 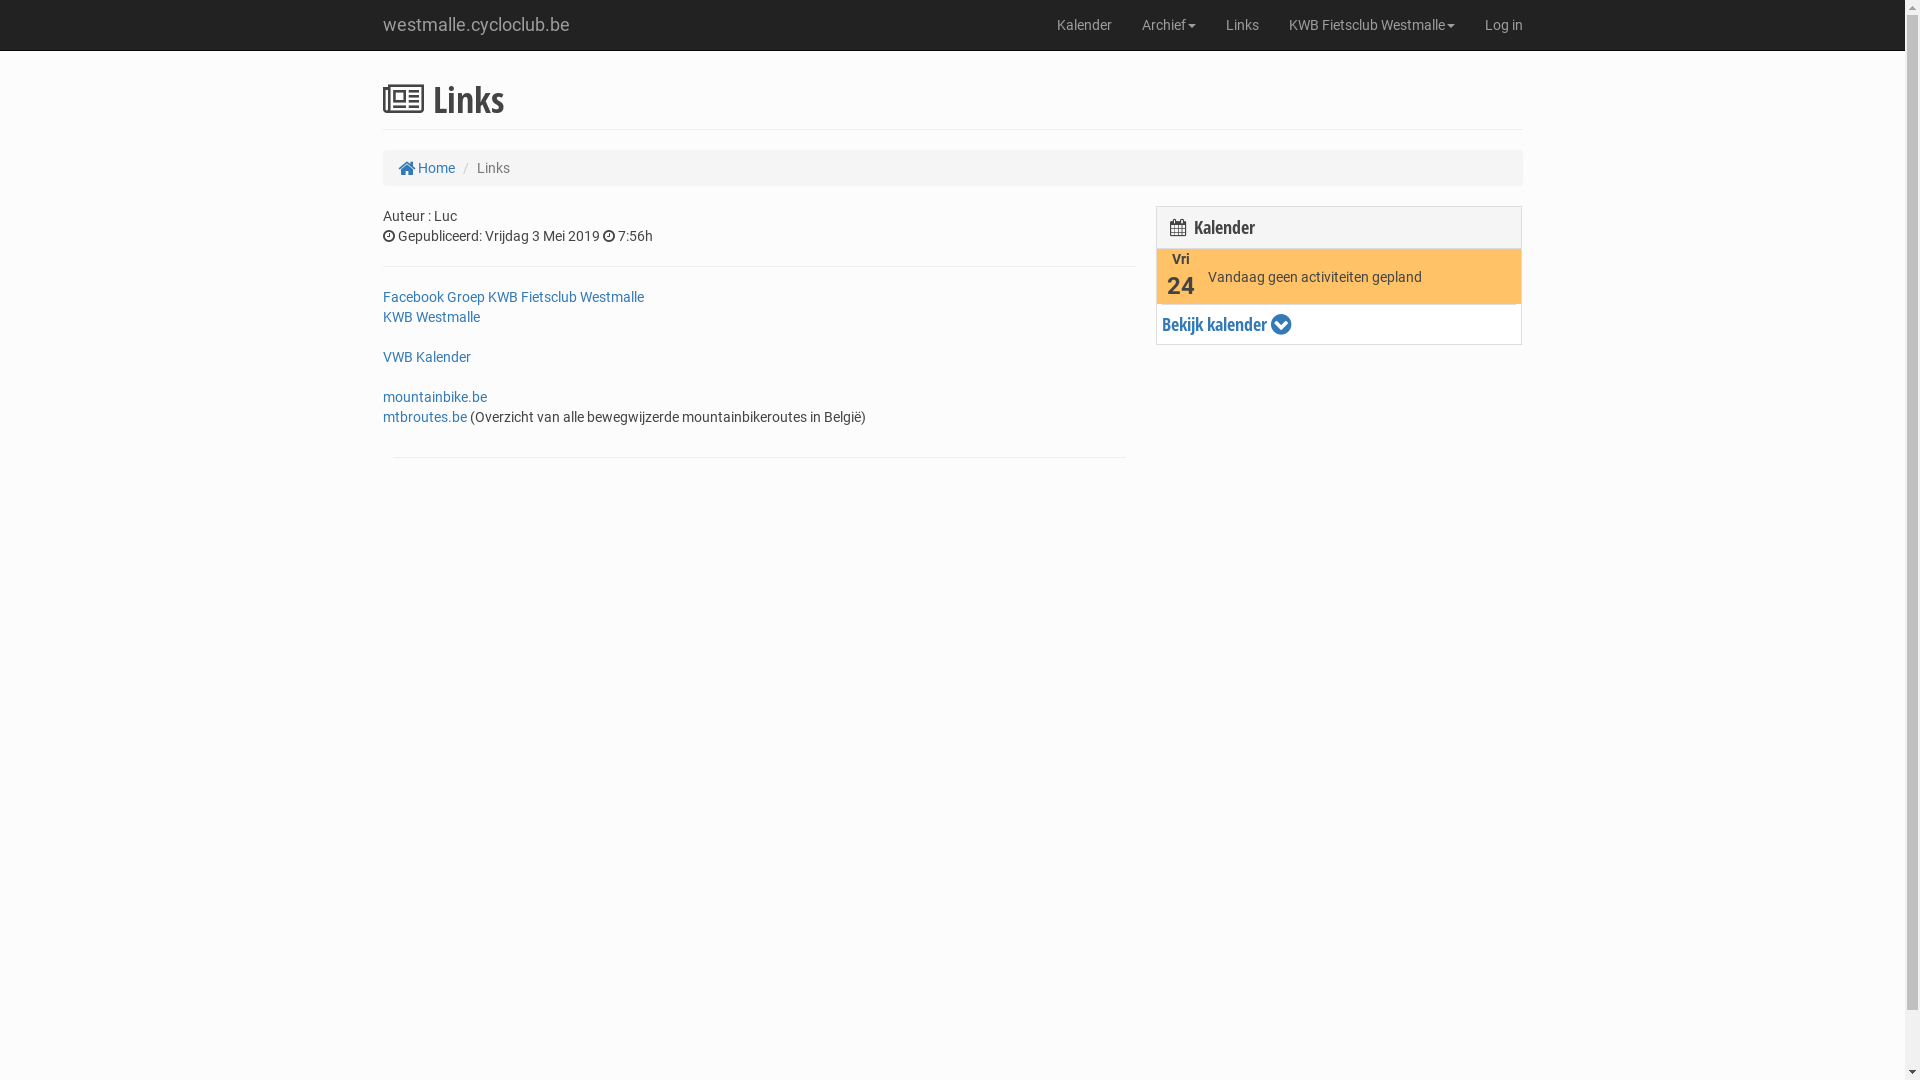 I want to click on 'Archief', so click(x=1167, y=24).